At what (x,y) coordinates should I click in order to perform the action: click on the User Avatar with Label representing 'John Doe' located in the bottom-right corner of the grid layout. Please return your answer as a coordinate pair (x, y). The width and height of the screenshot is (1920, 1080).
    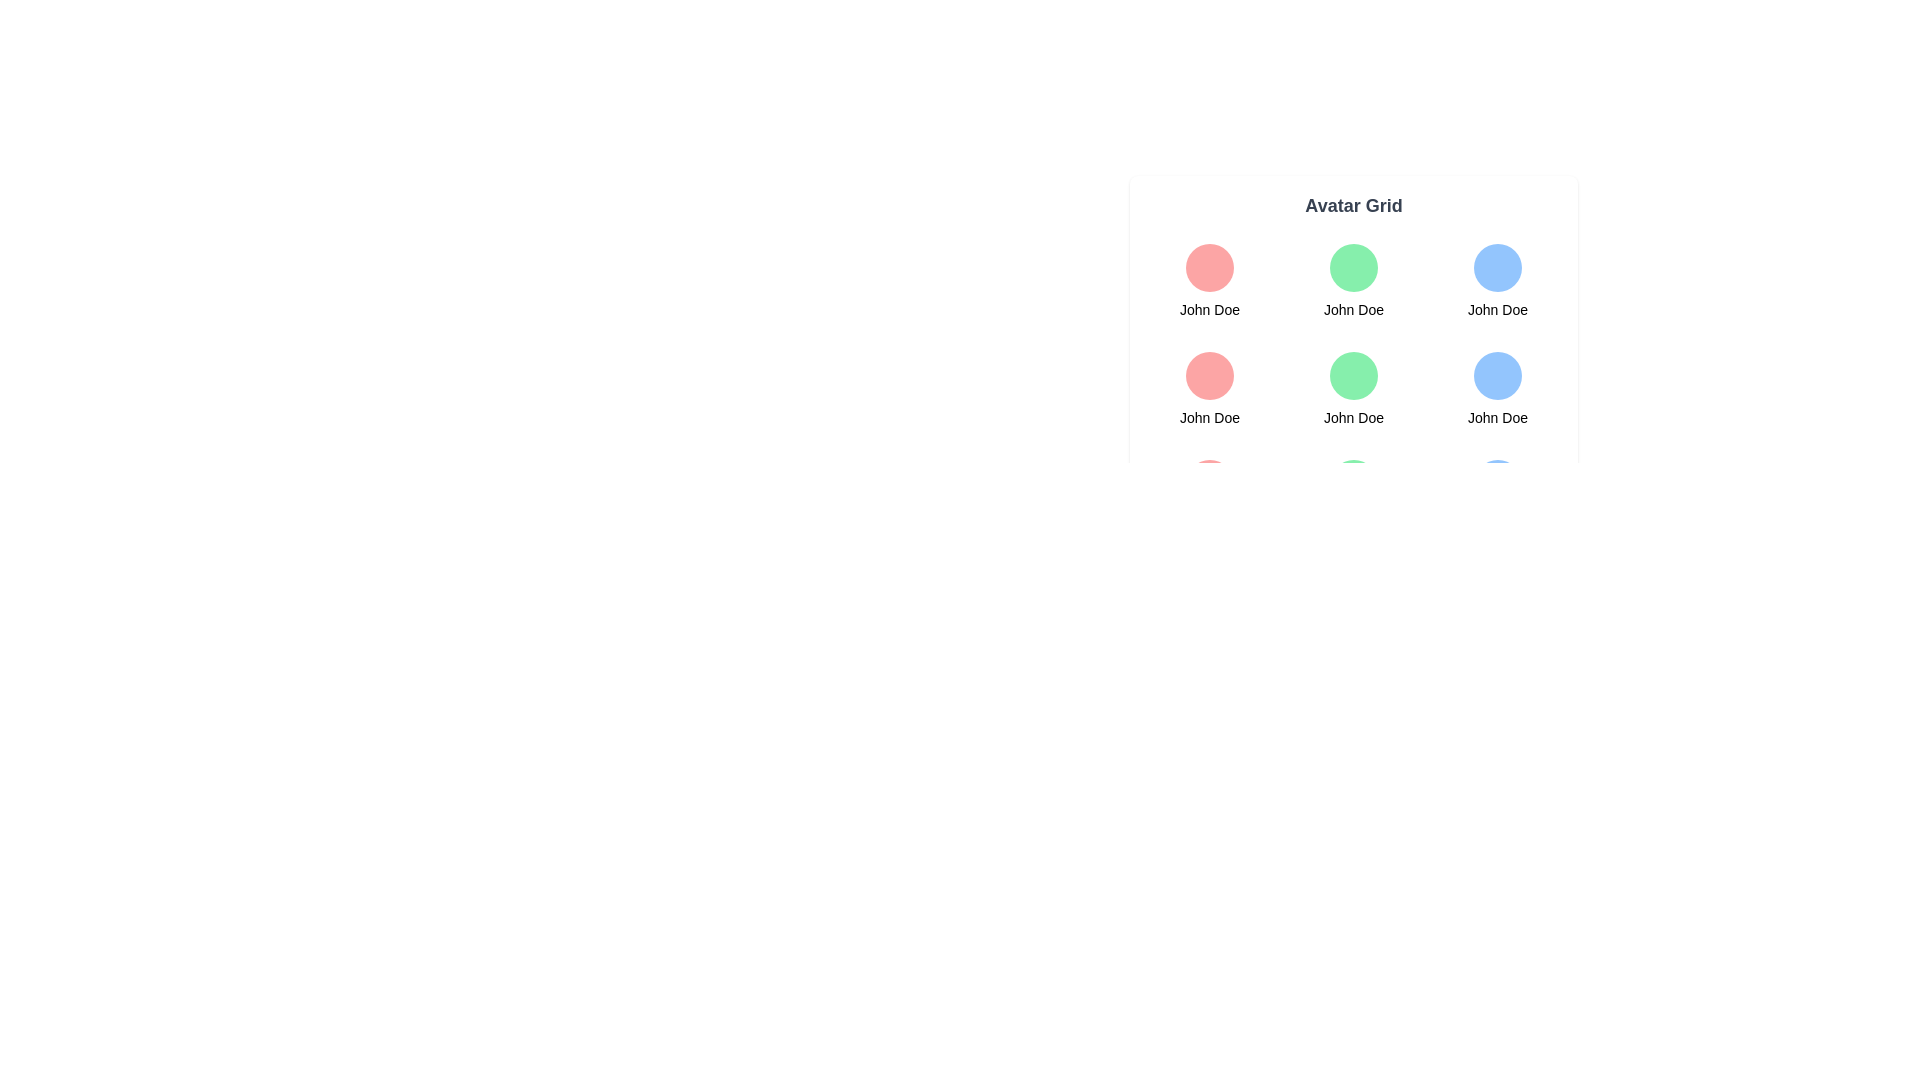
    Looking at the image, I should click on (1497, 389).